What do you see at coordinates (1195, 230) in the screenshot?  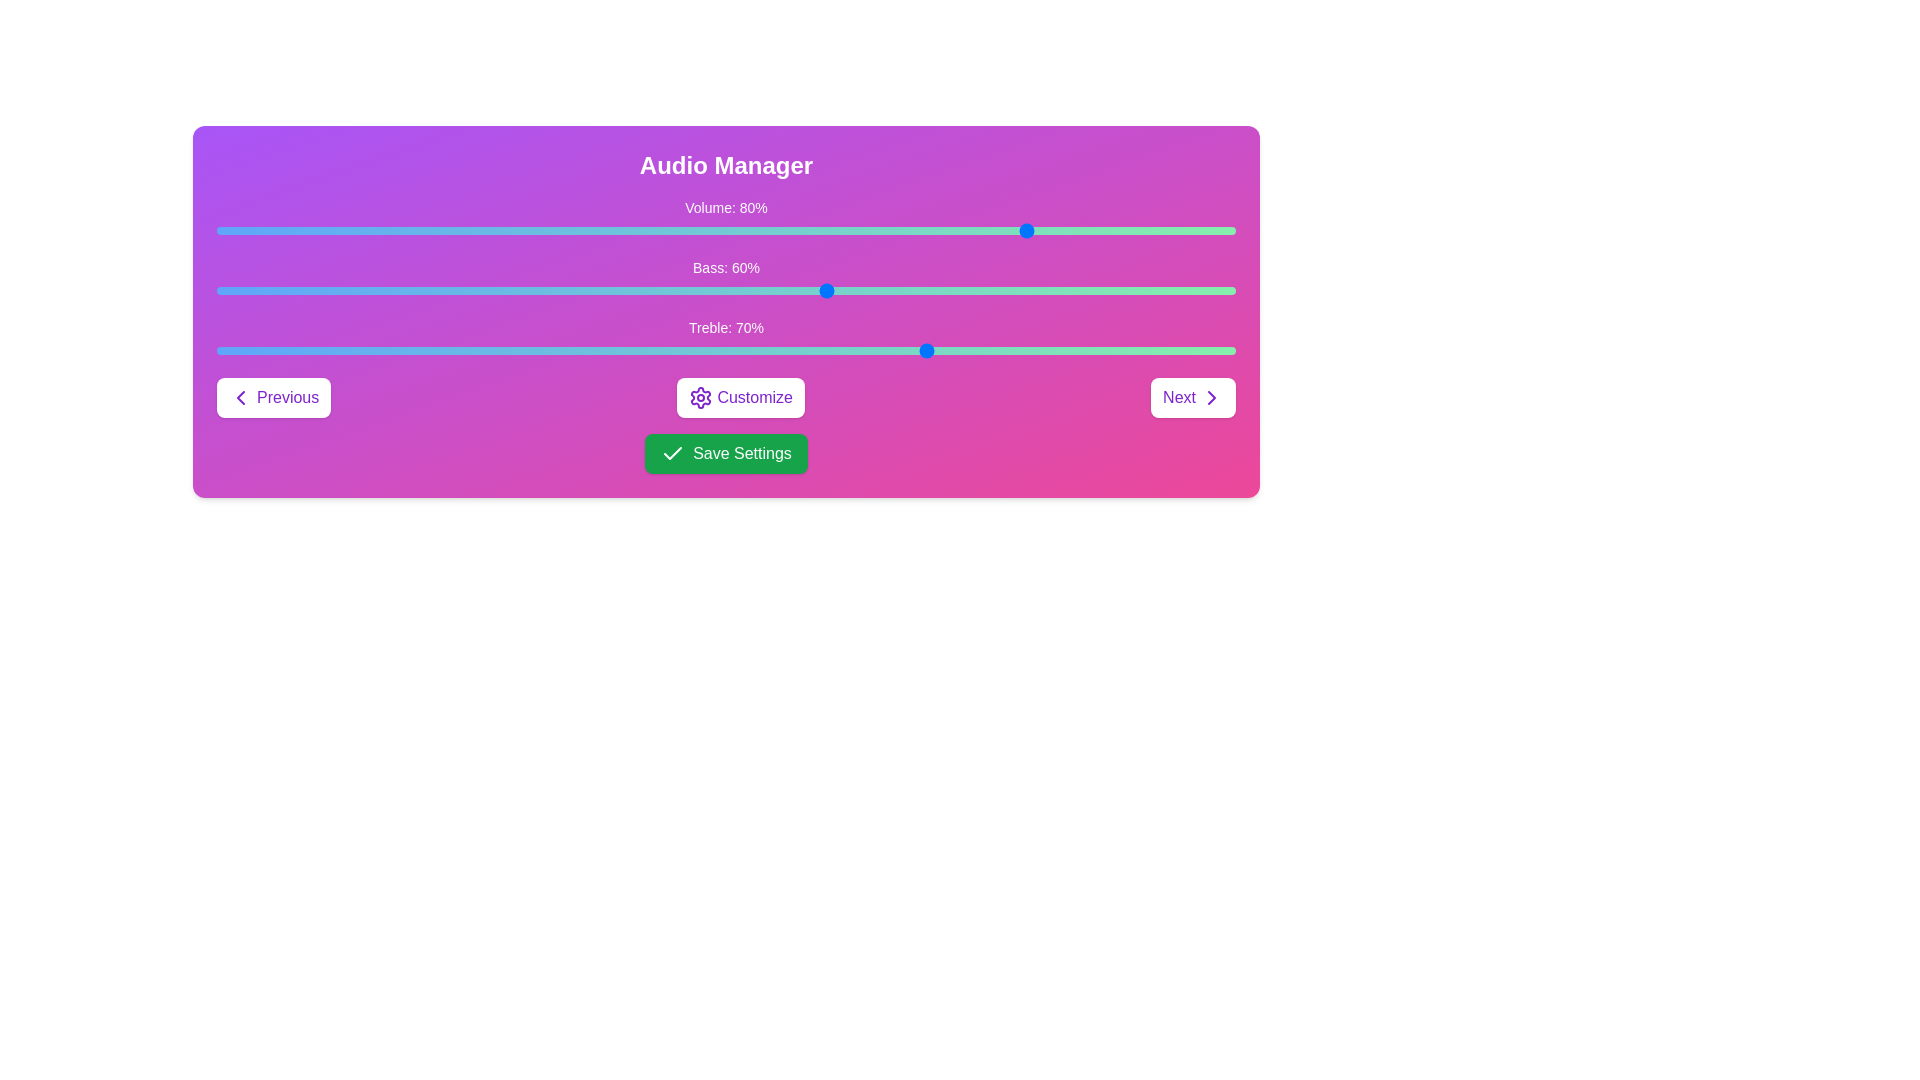 I see `the slider value` at bounding box center [1195, 230].